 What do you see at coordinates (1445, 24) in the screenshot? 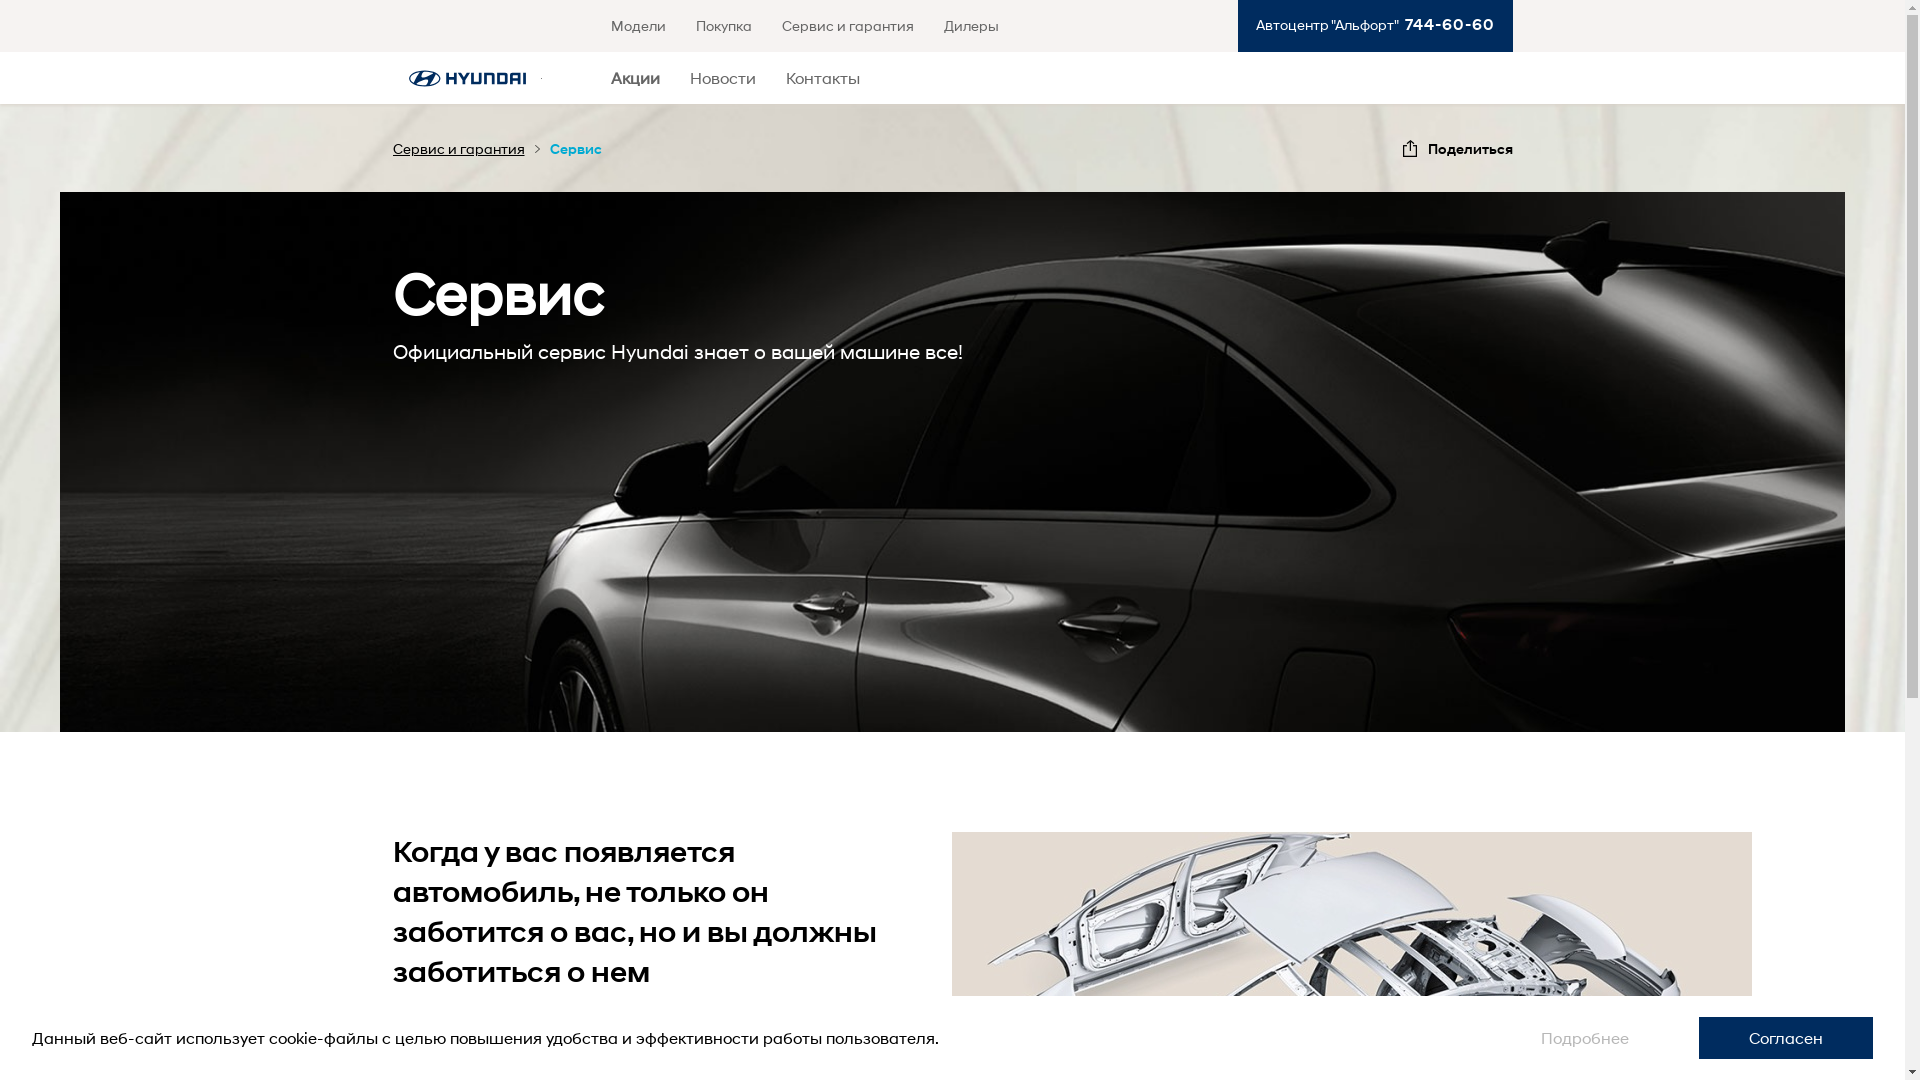
I see `'744-60-60'` at bounding box center [1445, 24].